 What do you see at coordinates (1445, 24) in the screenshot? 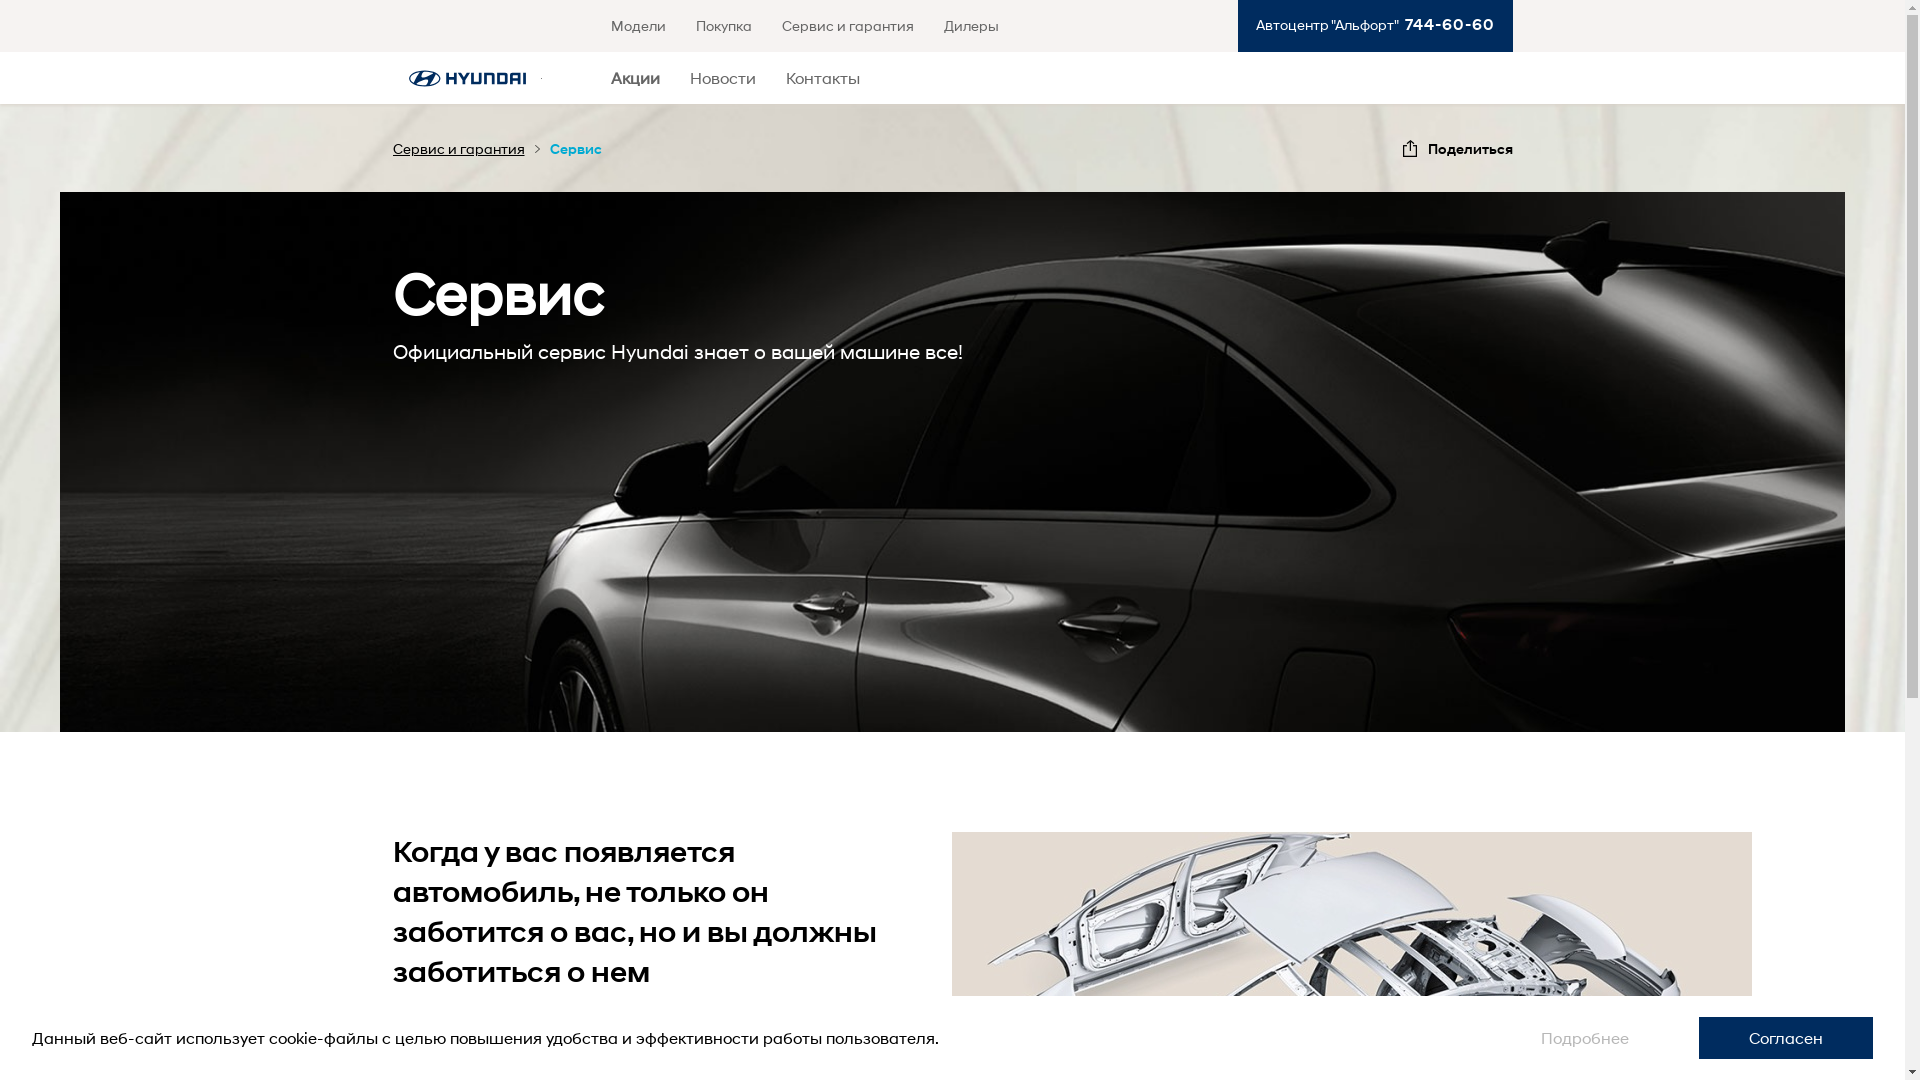
I see `'744-60-60'` at bounding box center [1445, 24].